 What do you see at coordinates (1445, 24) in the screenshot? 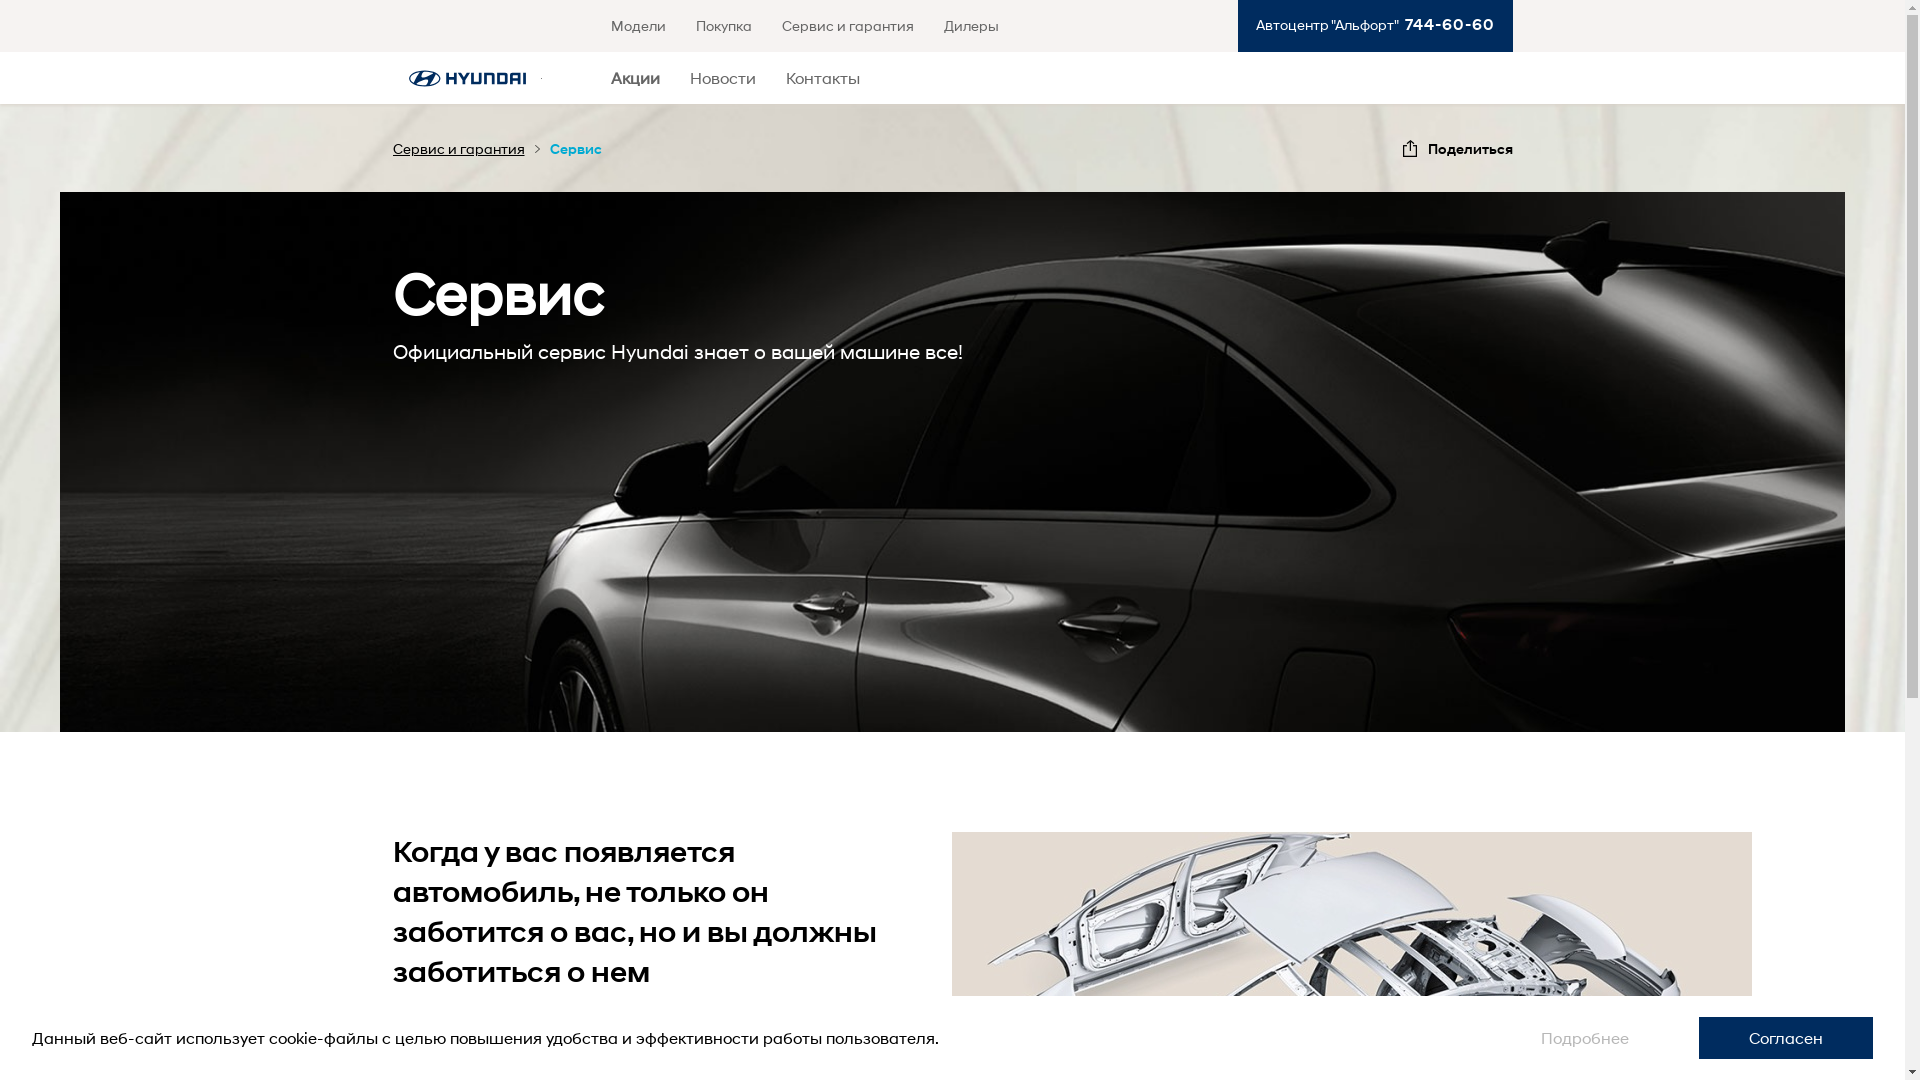
I see `'744-60-60'` at bounding box center [1445, 24].